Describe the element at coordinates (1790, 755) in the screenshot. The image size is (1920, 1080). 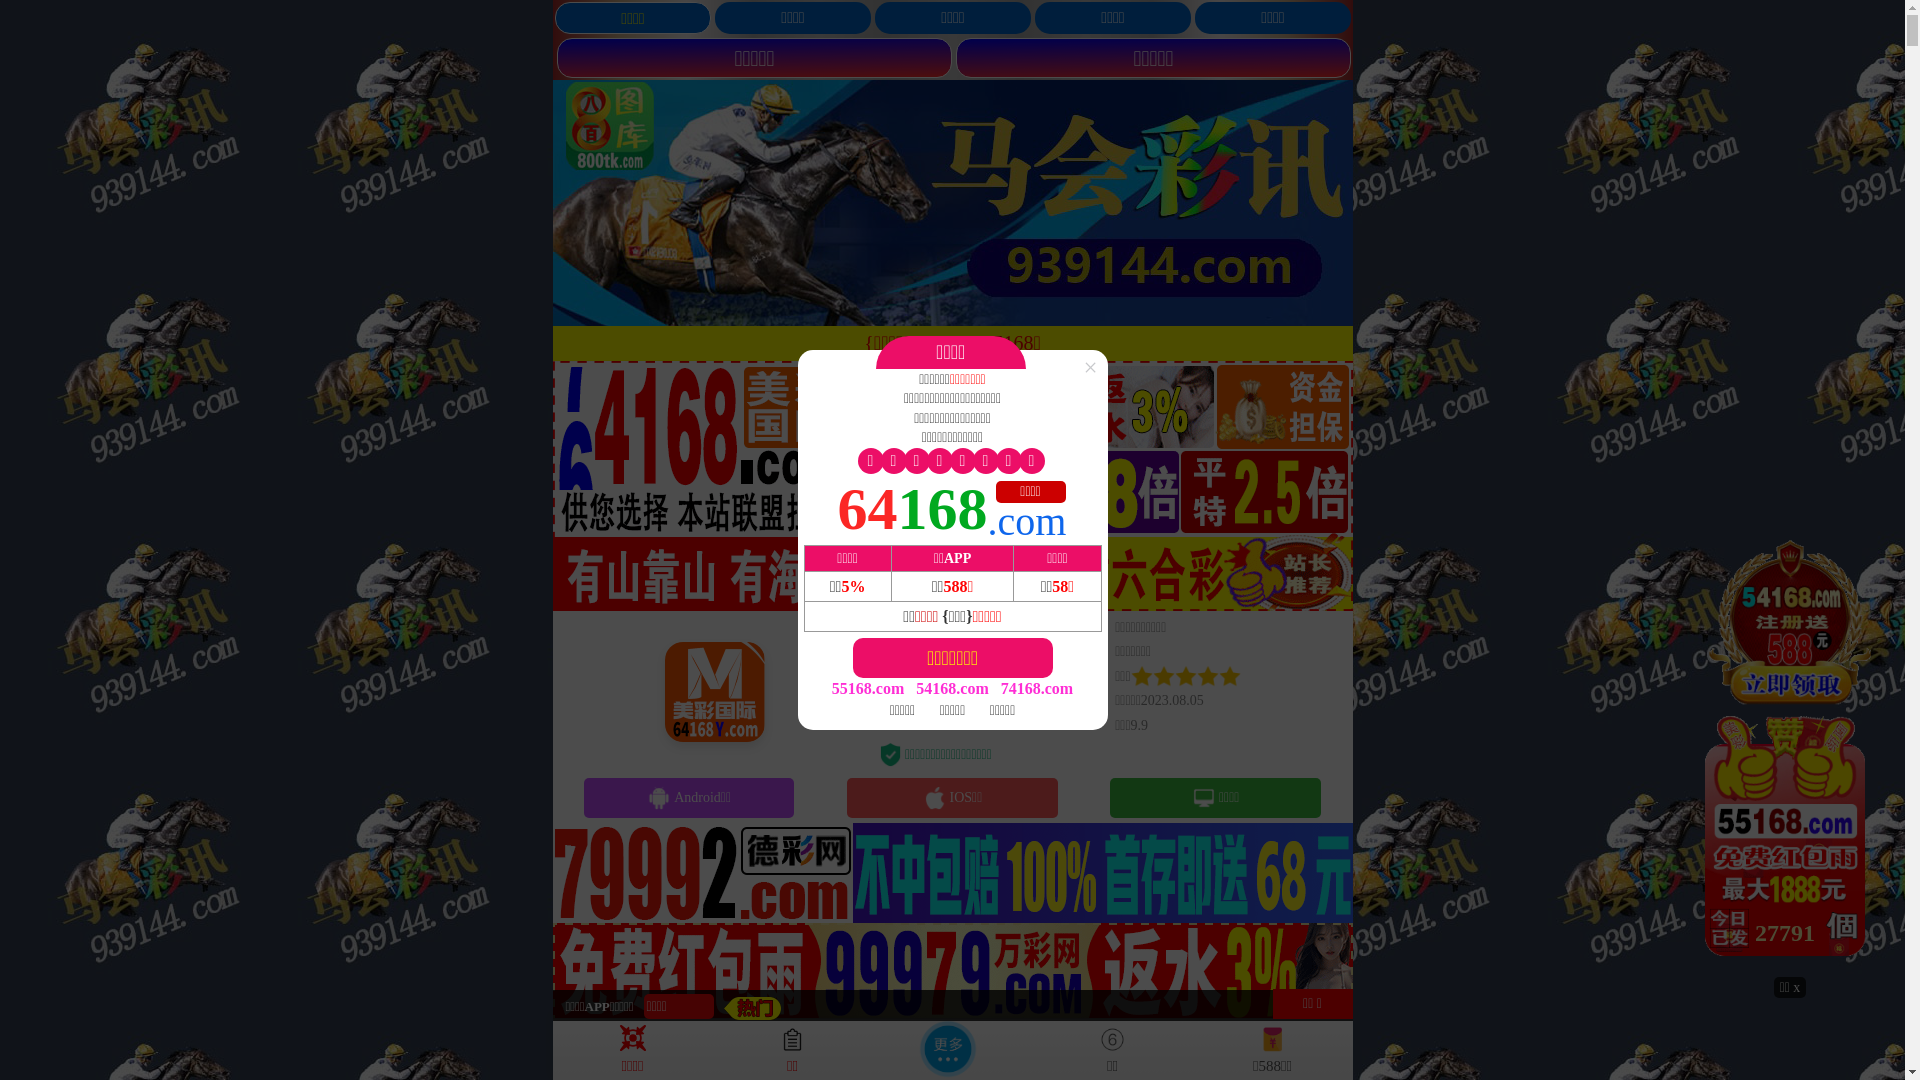
I see `'27959'` at that location.